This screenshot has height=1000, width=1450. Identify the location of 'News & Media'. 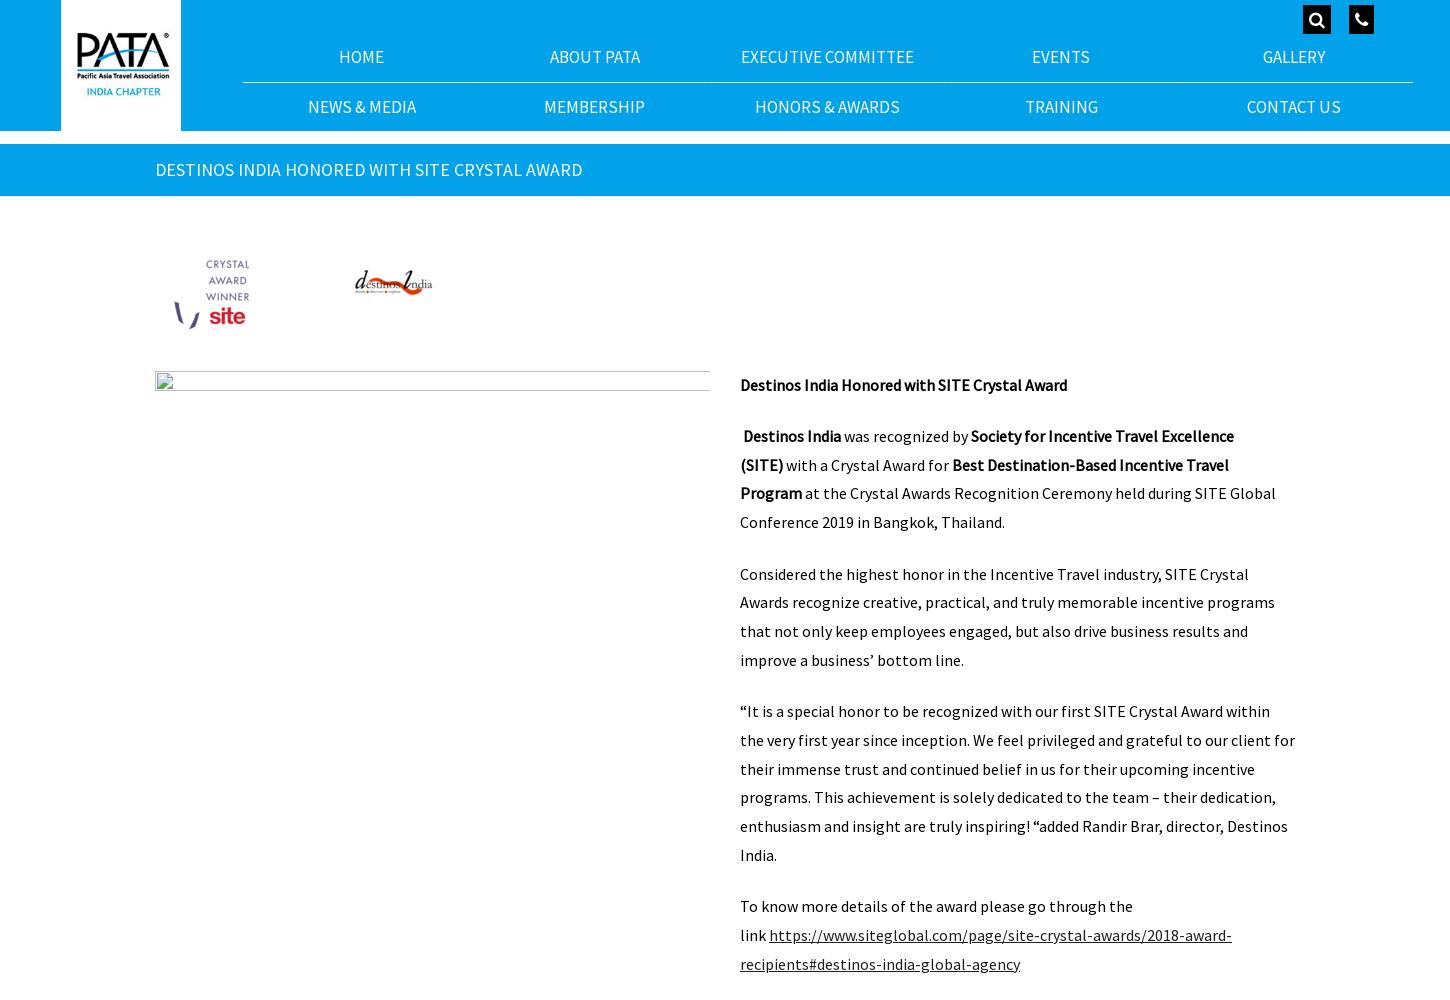
(361, 105).